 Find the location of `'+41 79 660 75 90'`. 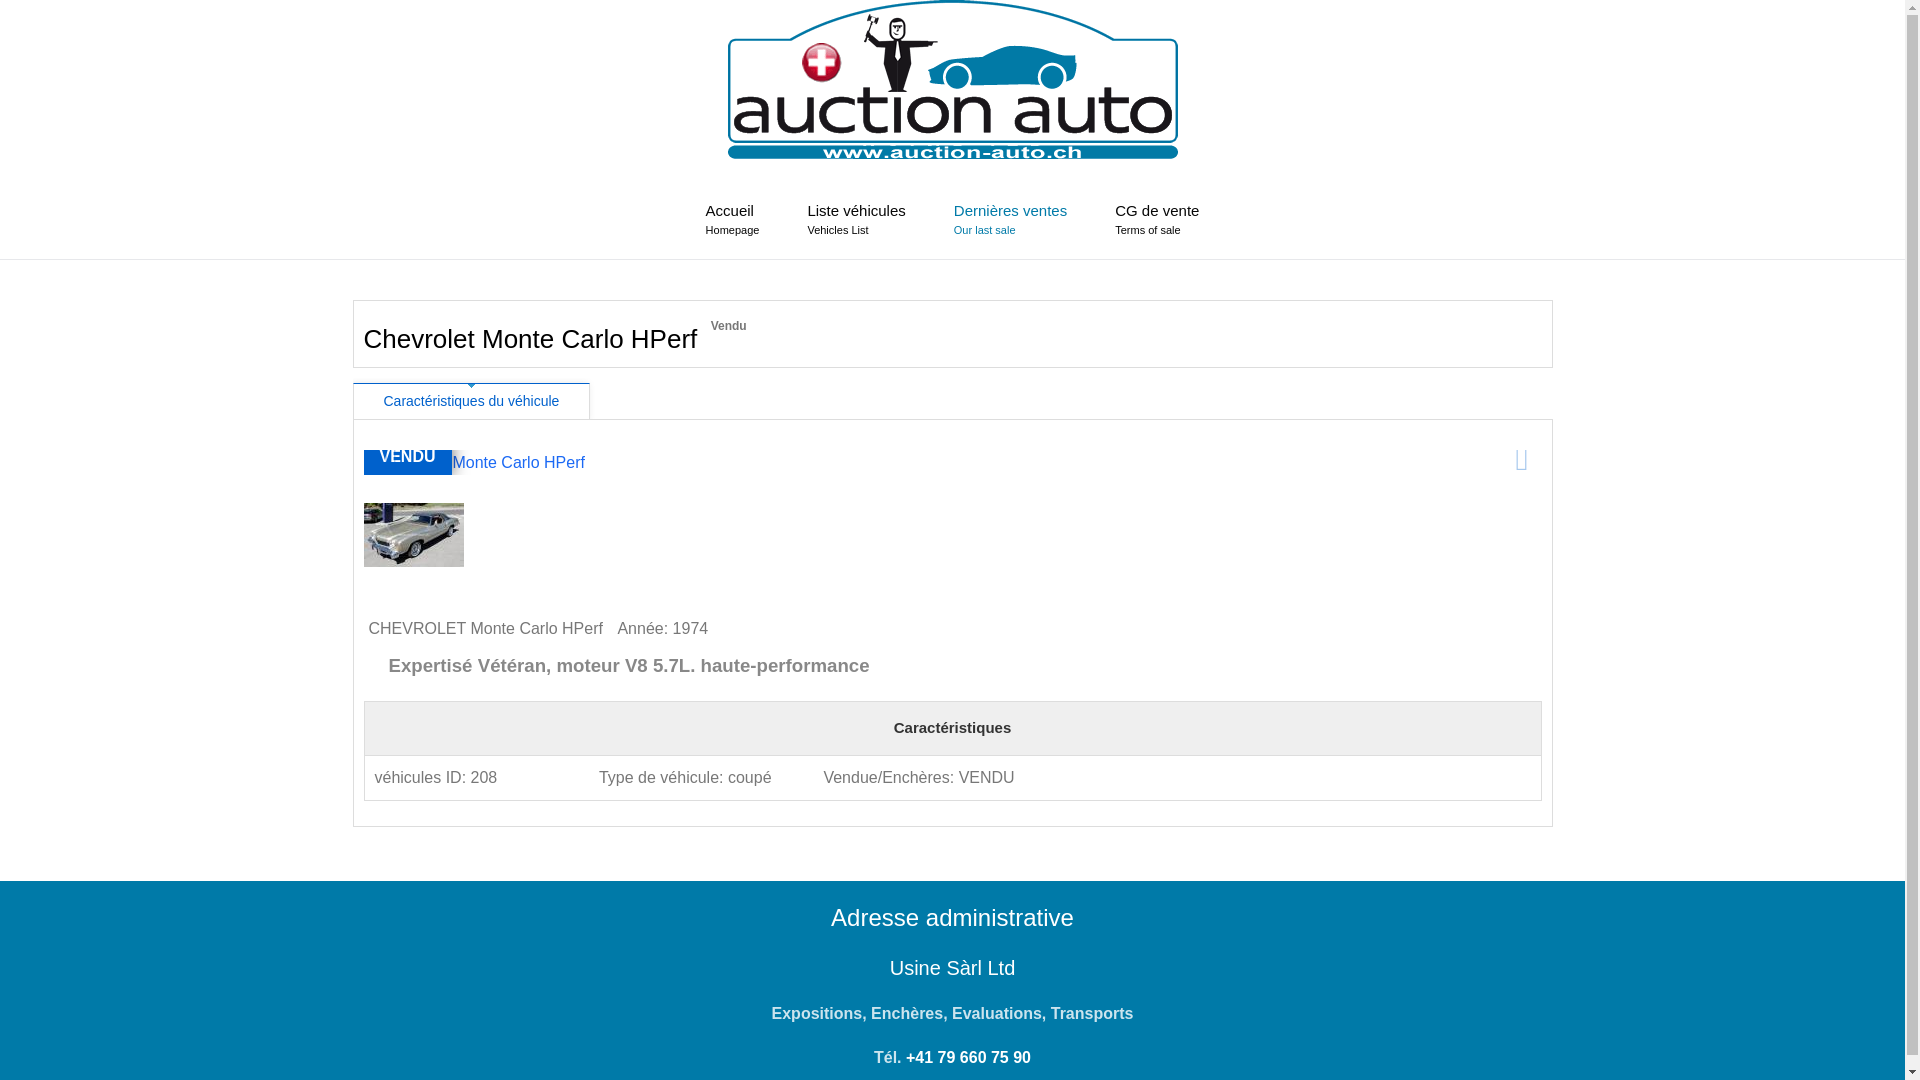

'+41 79 660 75 90' is located at coordinates (968, 1056).